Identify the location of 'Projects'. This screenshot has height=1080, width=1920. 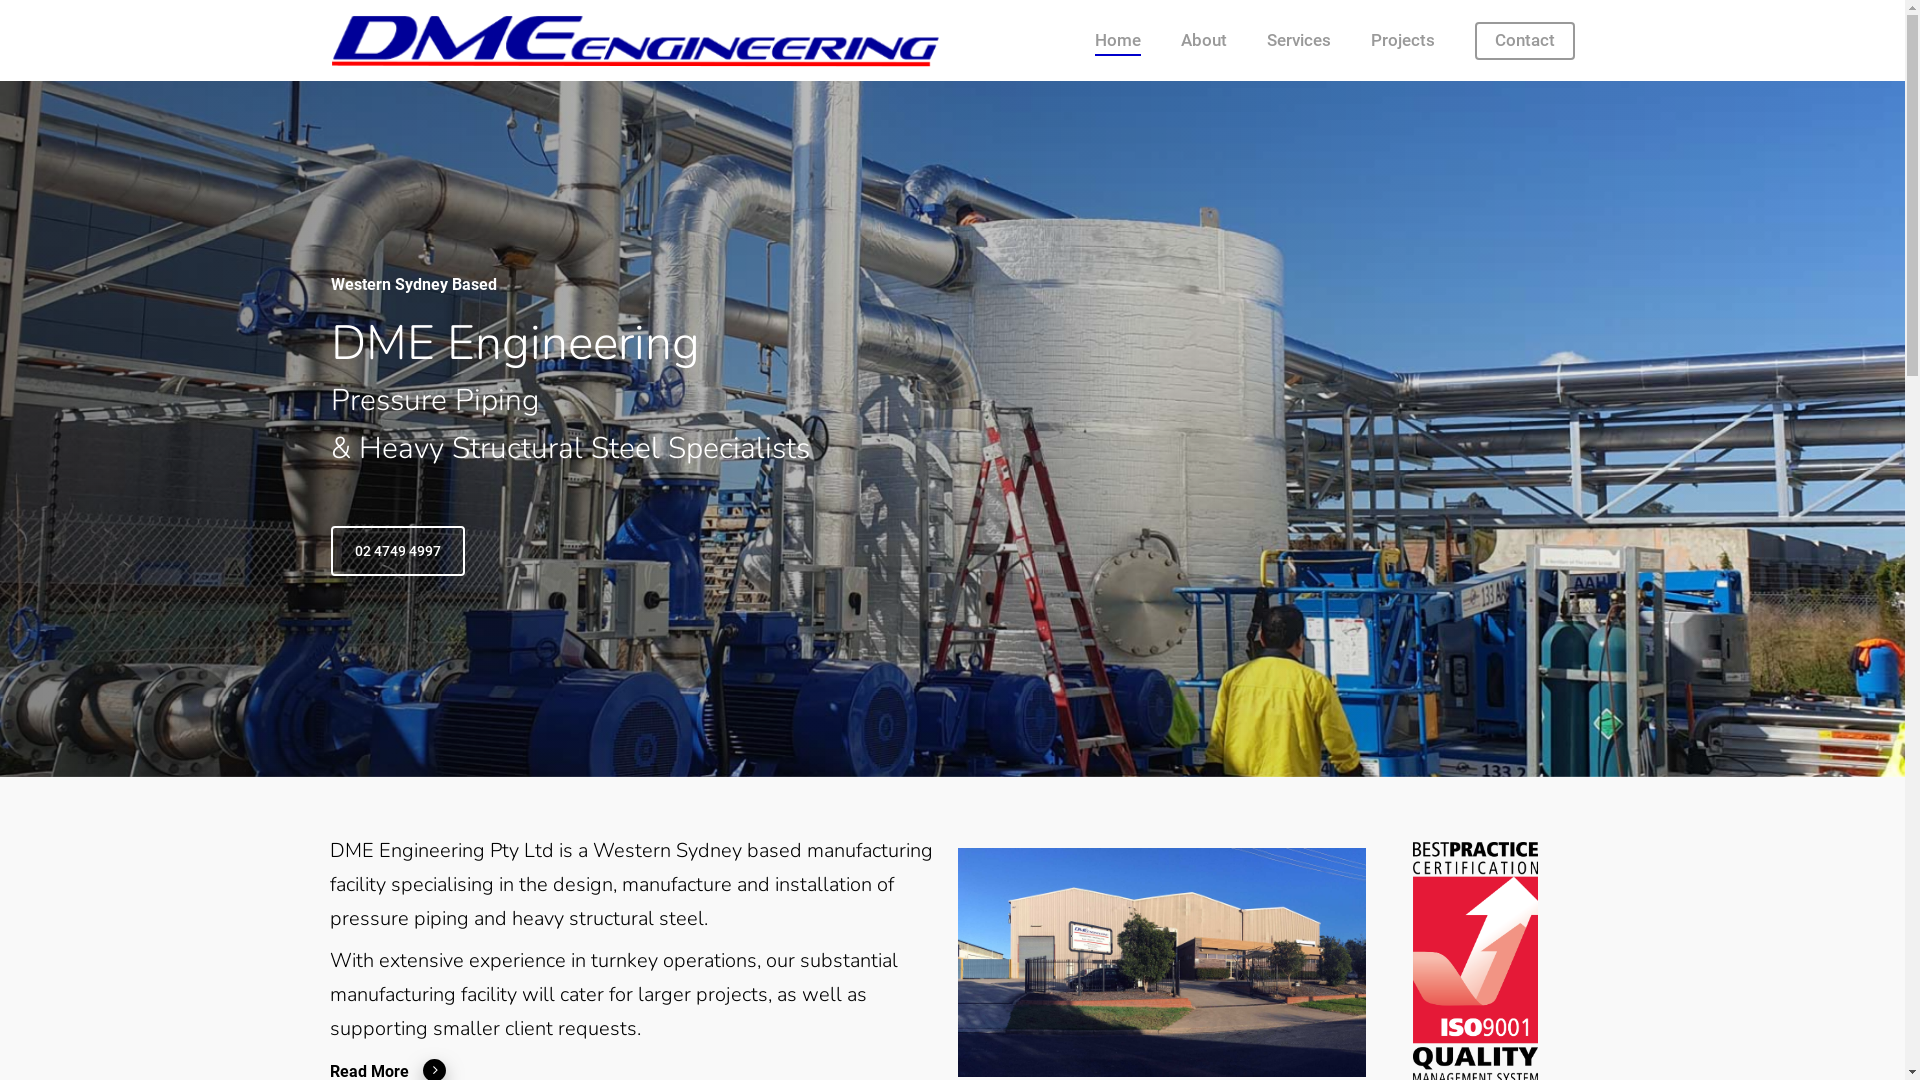
(1370, 40).